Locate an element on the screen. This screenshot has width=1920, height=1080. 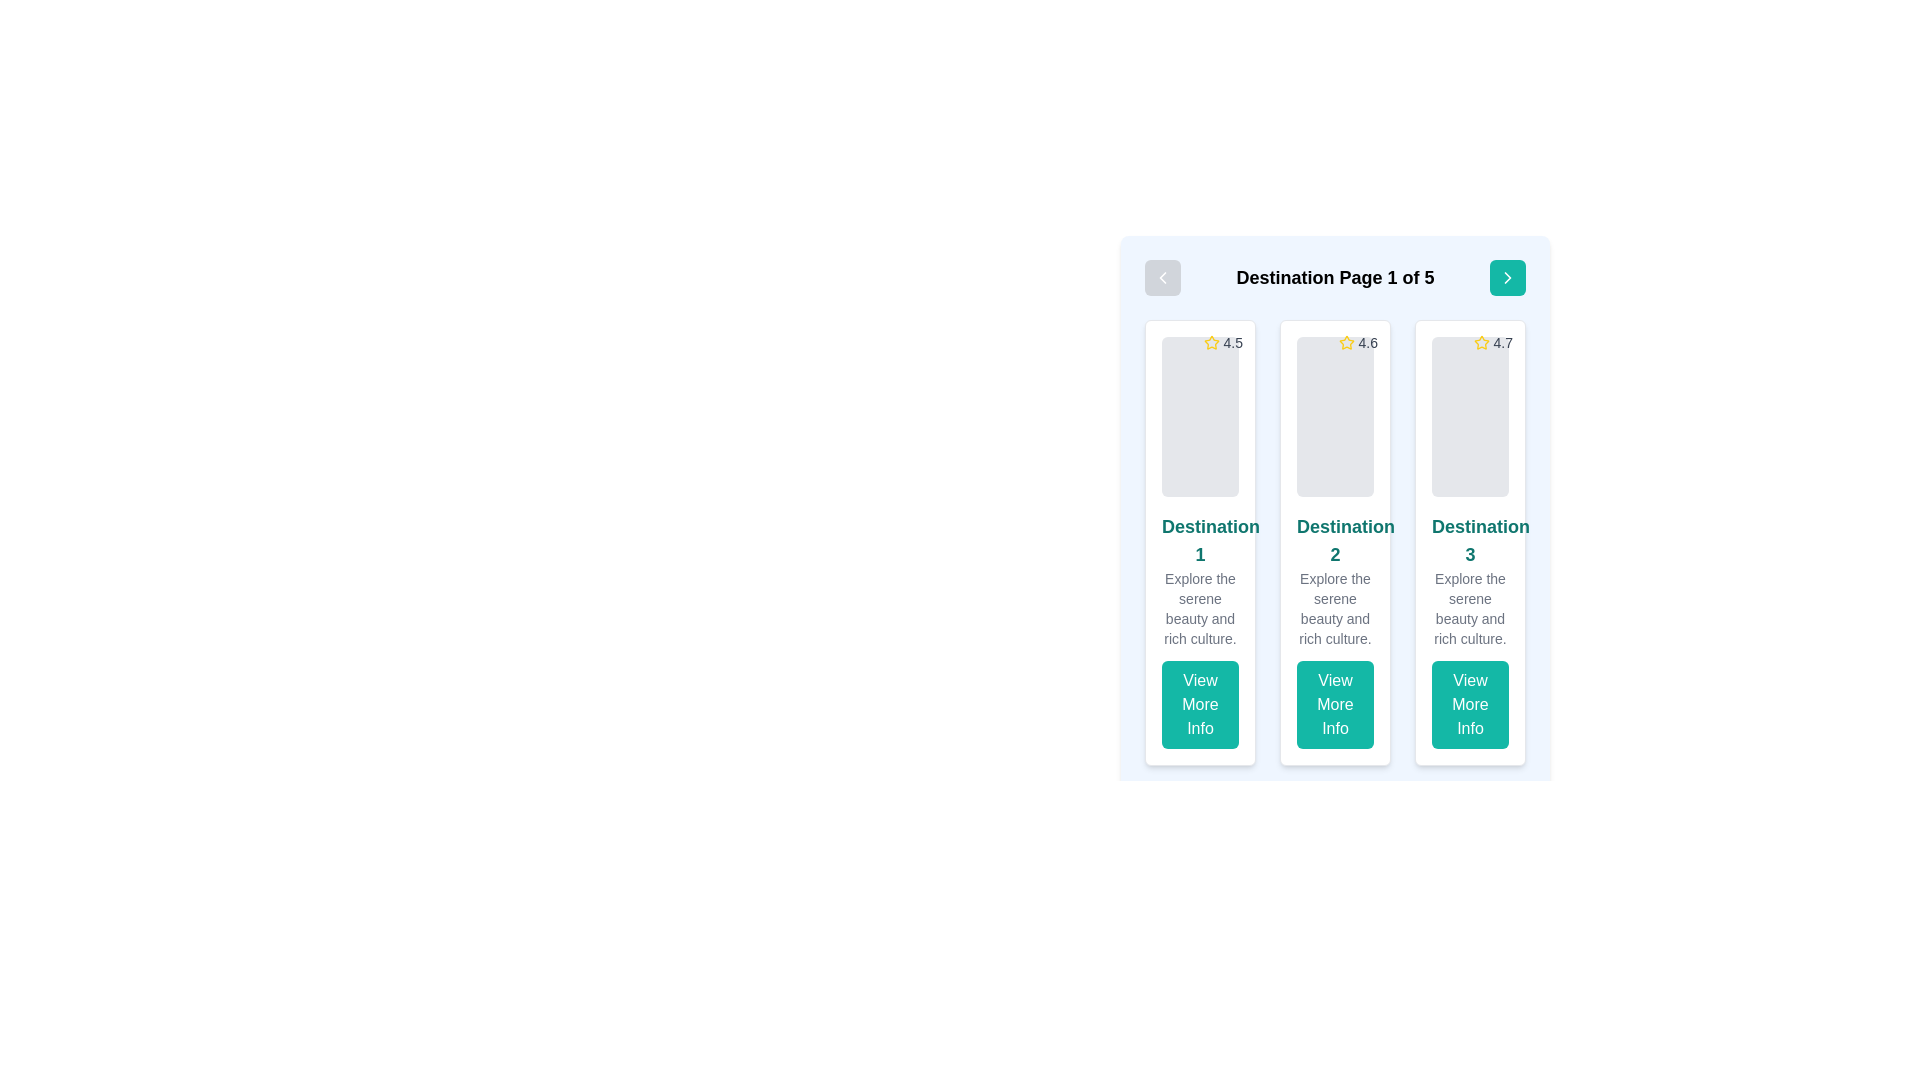
the highlighted destination card located in the top-left section of the grid layout, which provides an overview of the destination with a star rating, name, and a clickable button for more details is located at coordinates (1200, 543).